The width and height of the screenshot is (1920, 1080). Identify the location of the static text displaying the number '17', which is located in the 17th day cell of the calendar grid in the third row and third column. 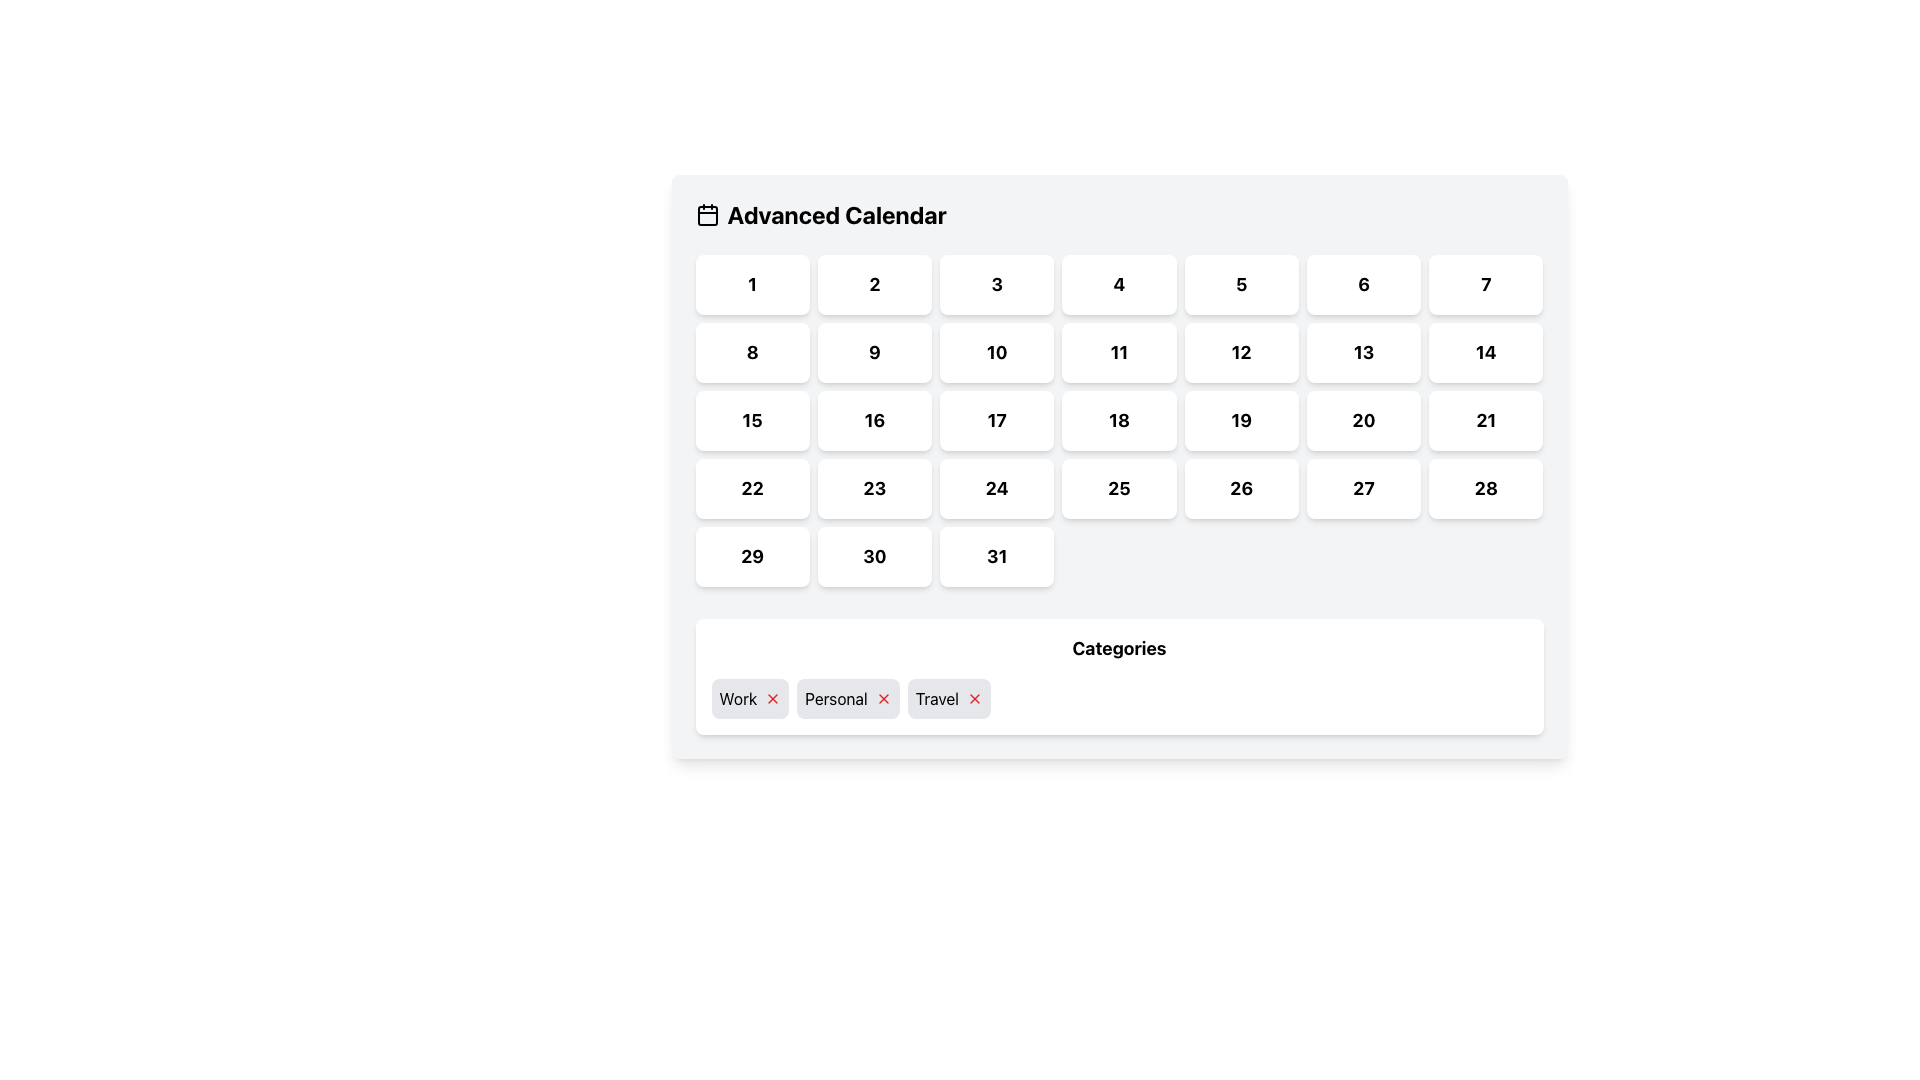
(997, 419).